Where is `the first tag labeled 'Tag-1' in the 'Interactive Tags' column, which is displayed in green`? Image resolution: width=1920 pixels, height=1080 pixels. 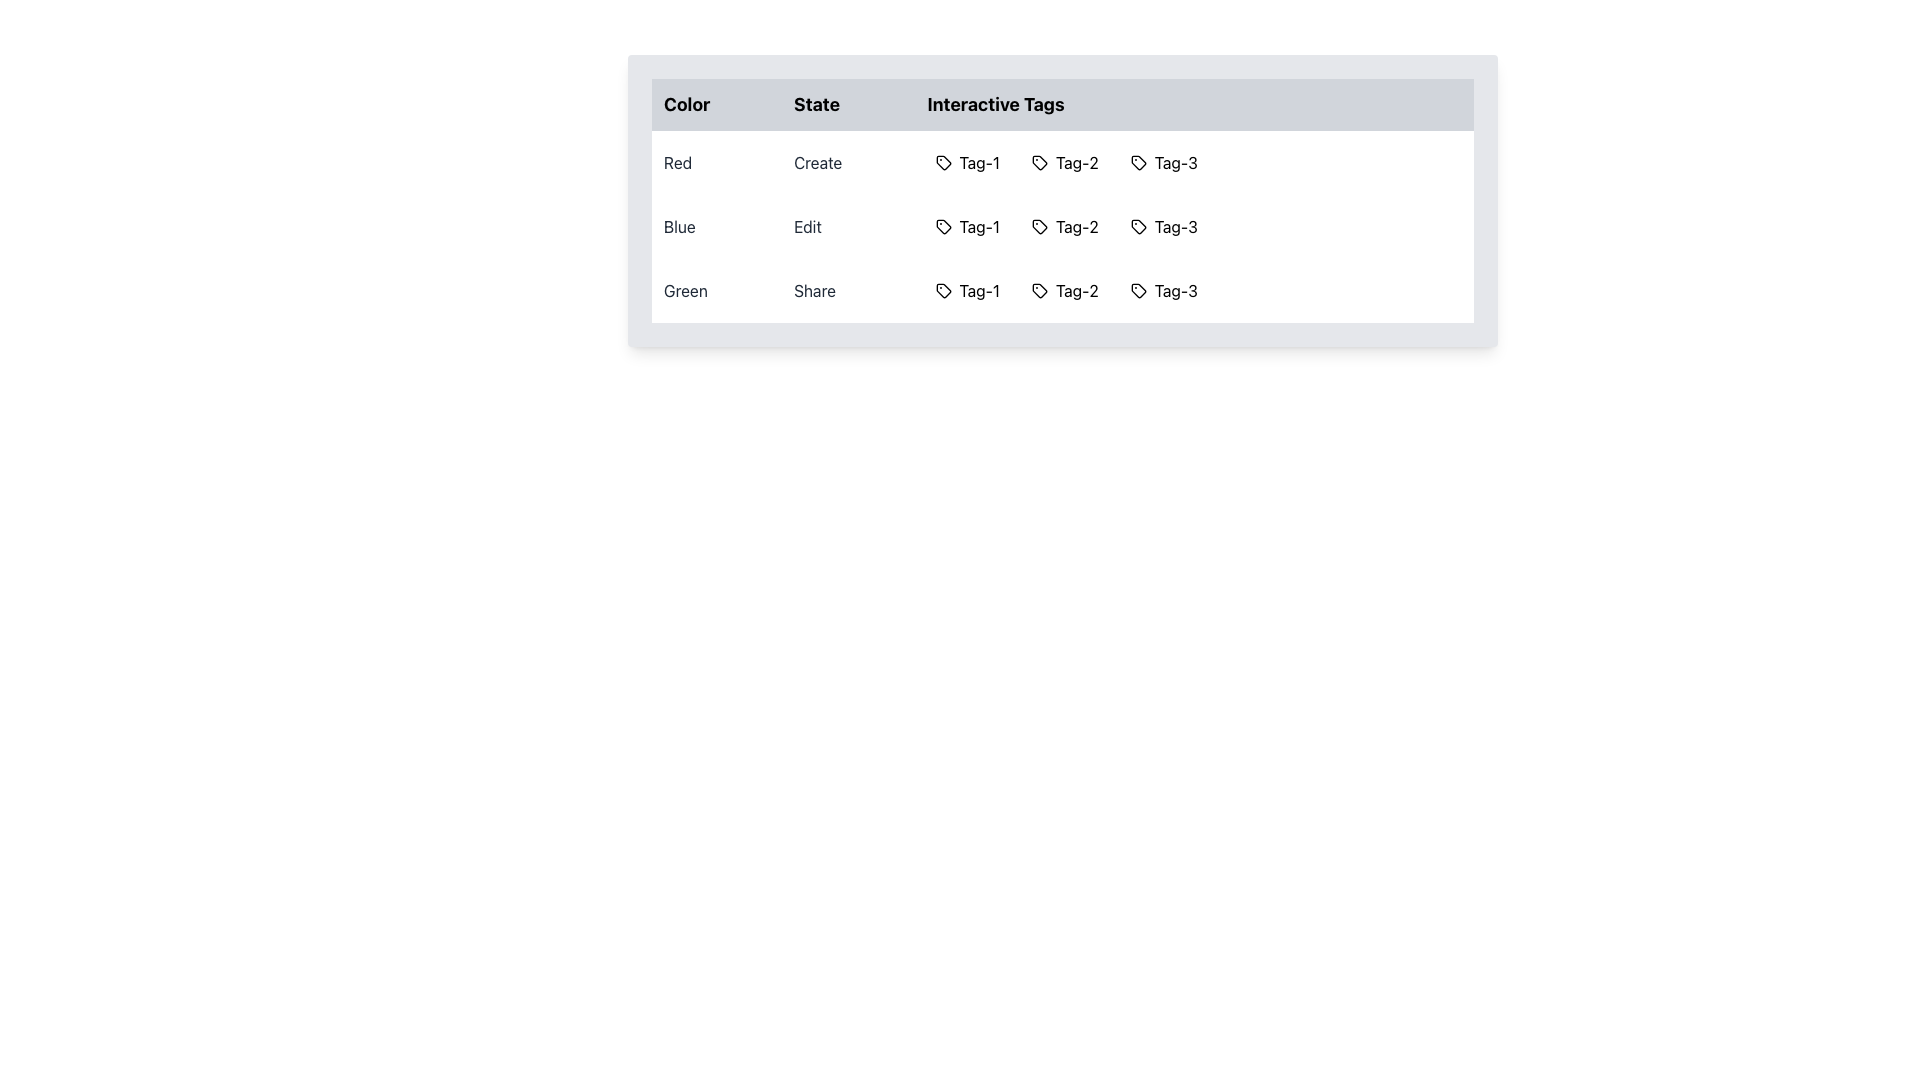 the first tag labeled 'Tag-1' in the 'Interactive Tags' column, which is displayed in green is located at coordinates (967, 290).